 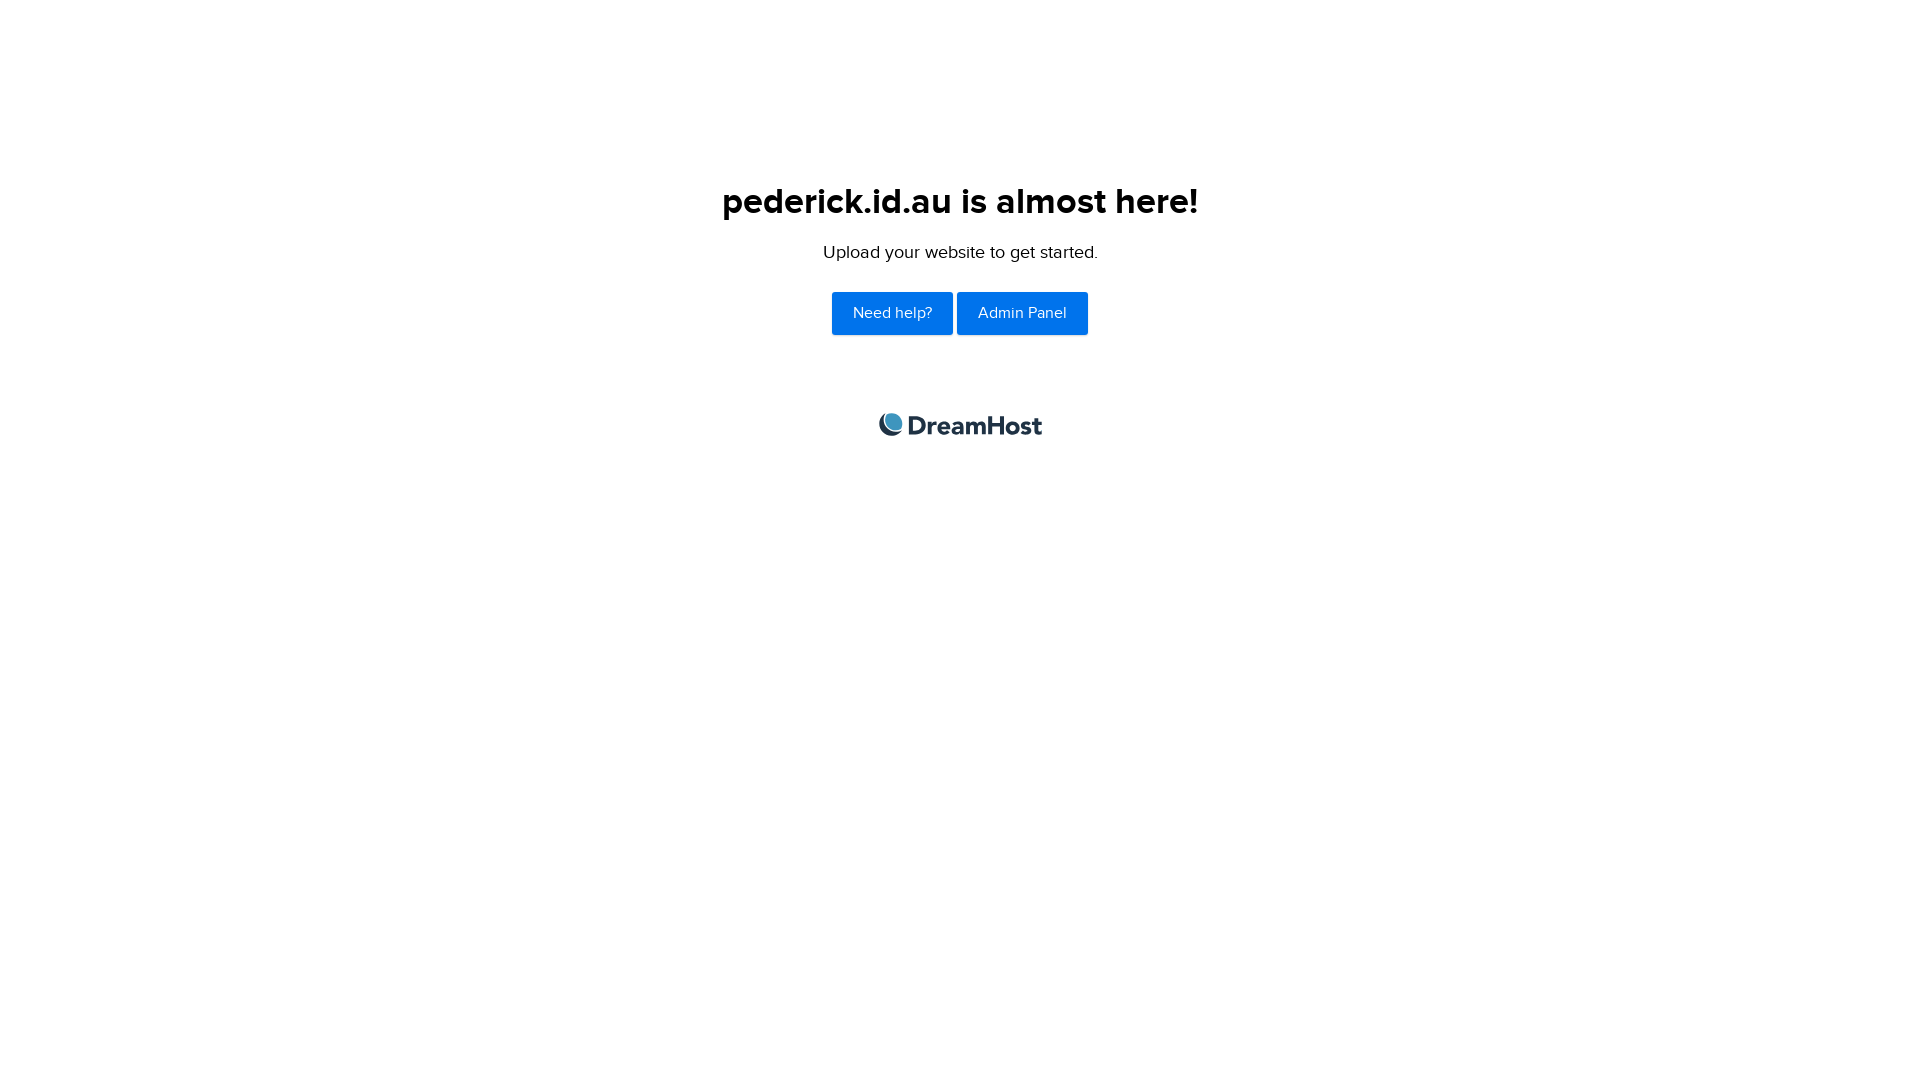 I want to click on 'DreamHost', so click(x=958, y=422).